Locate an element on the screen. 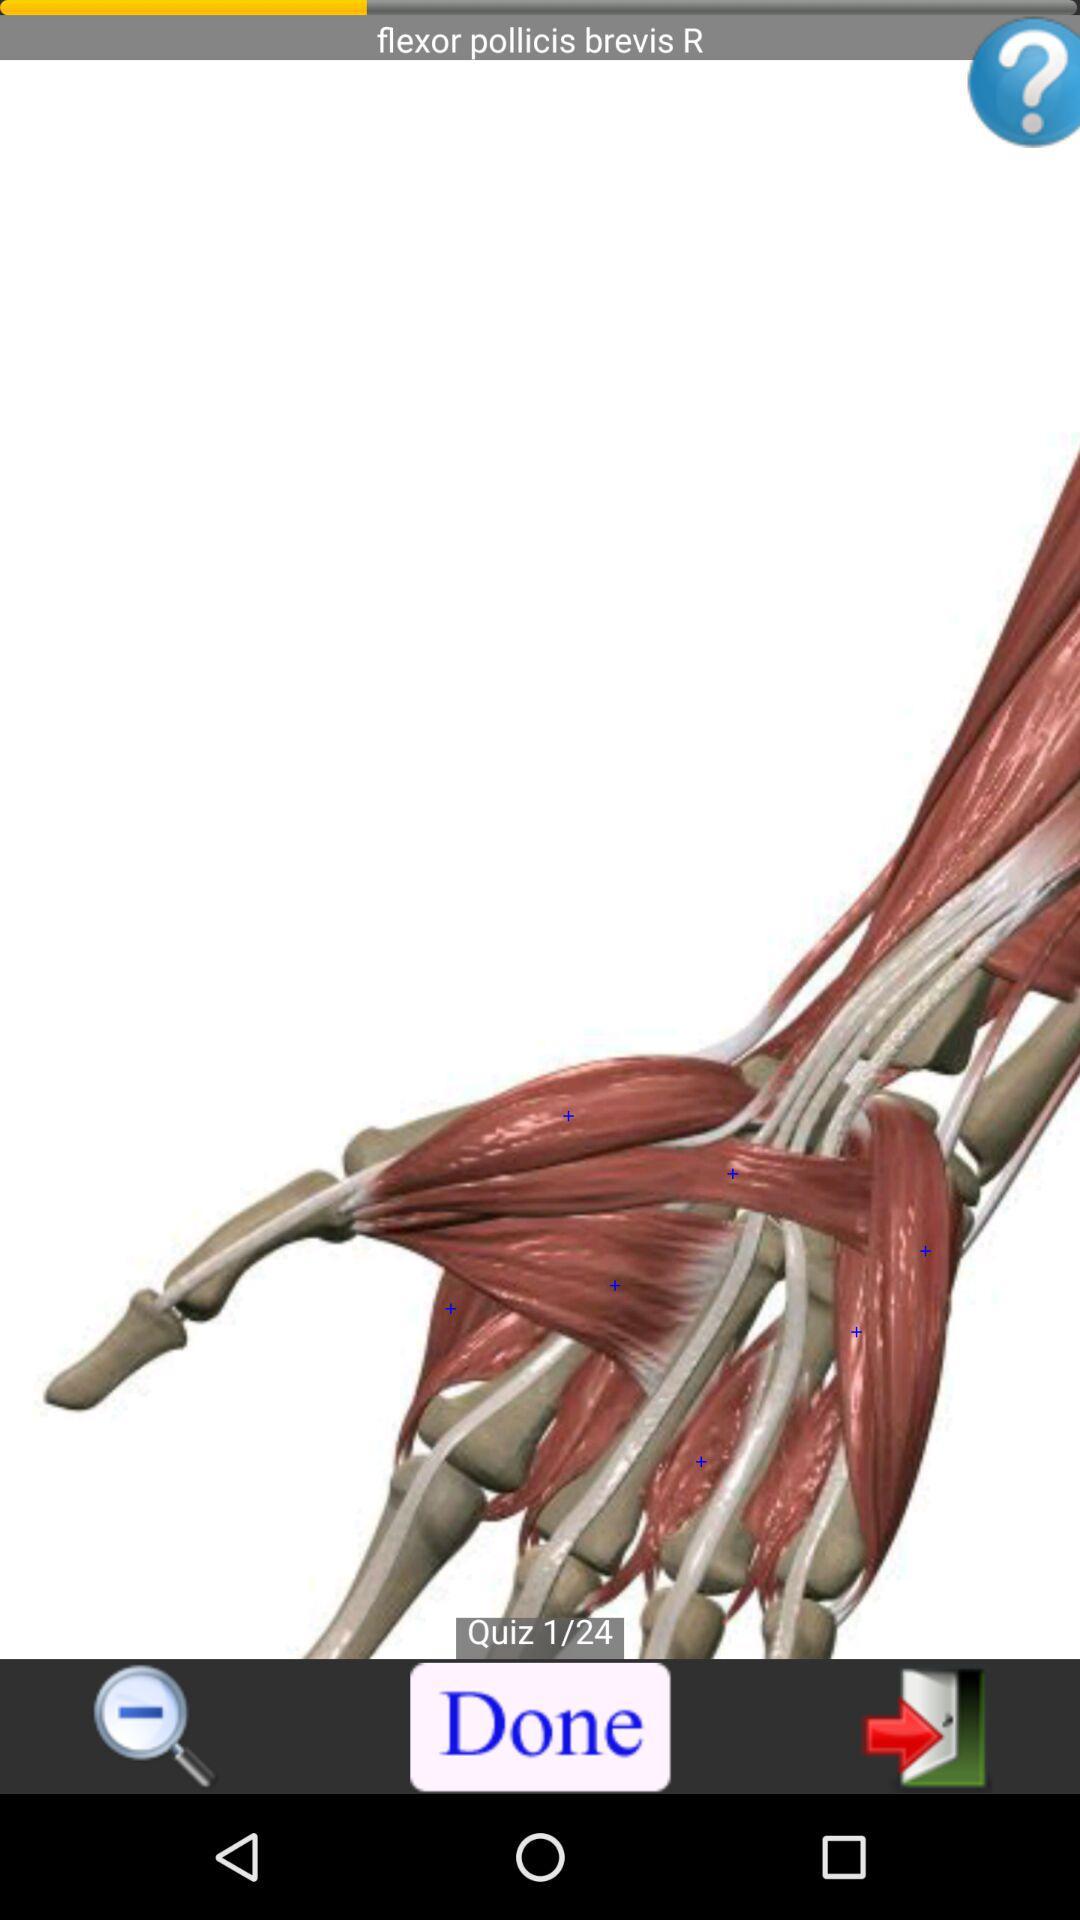 This screenshot has width=1080, height=1920. next image is located at coordinates (926, 1725).